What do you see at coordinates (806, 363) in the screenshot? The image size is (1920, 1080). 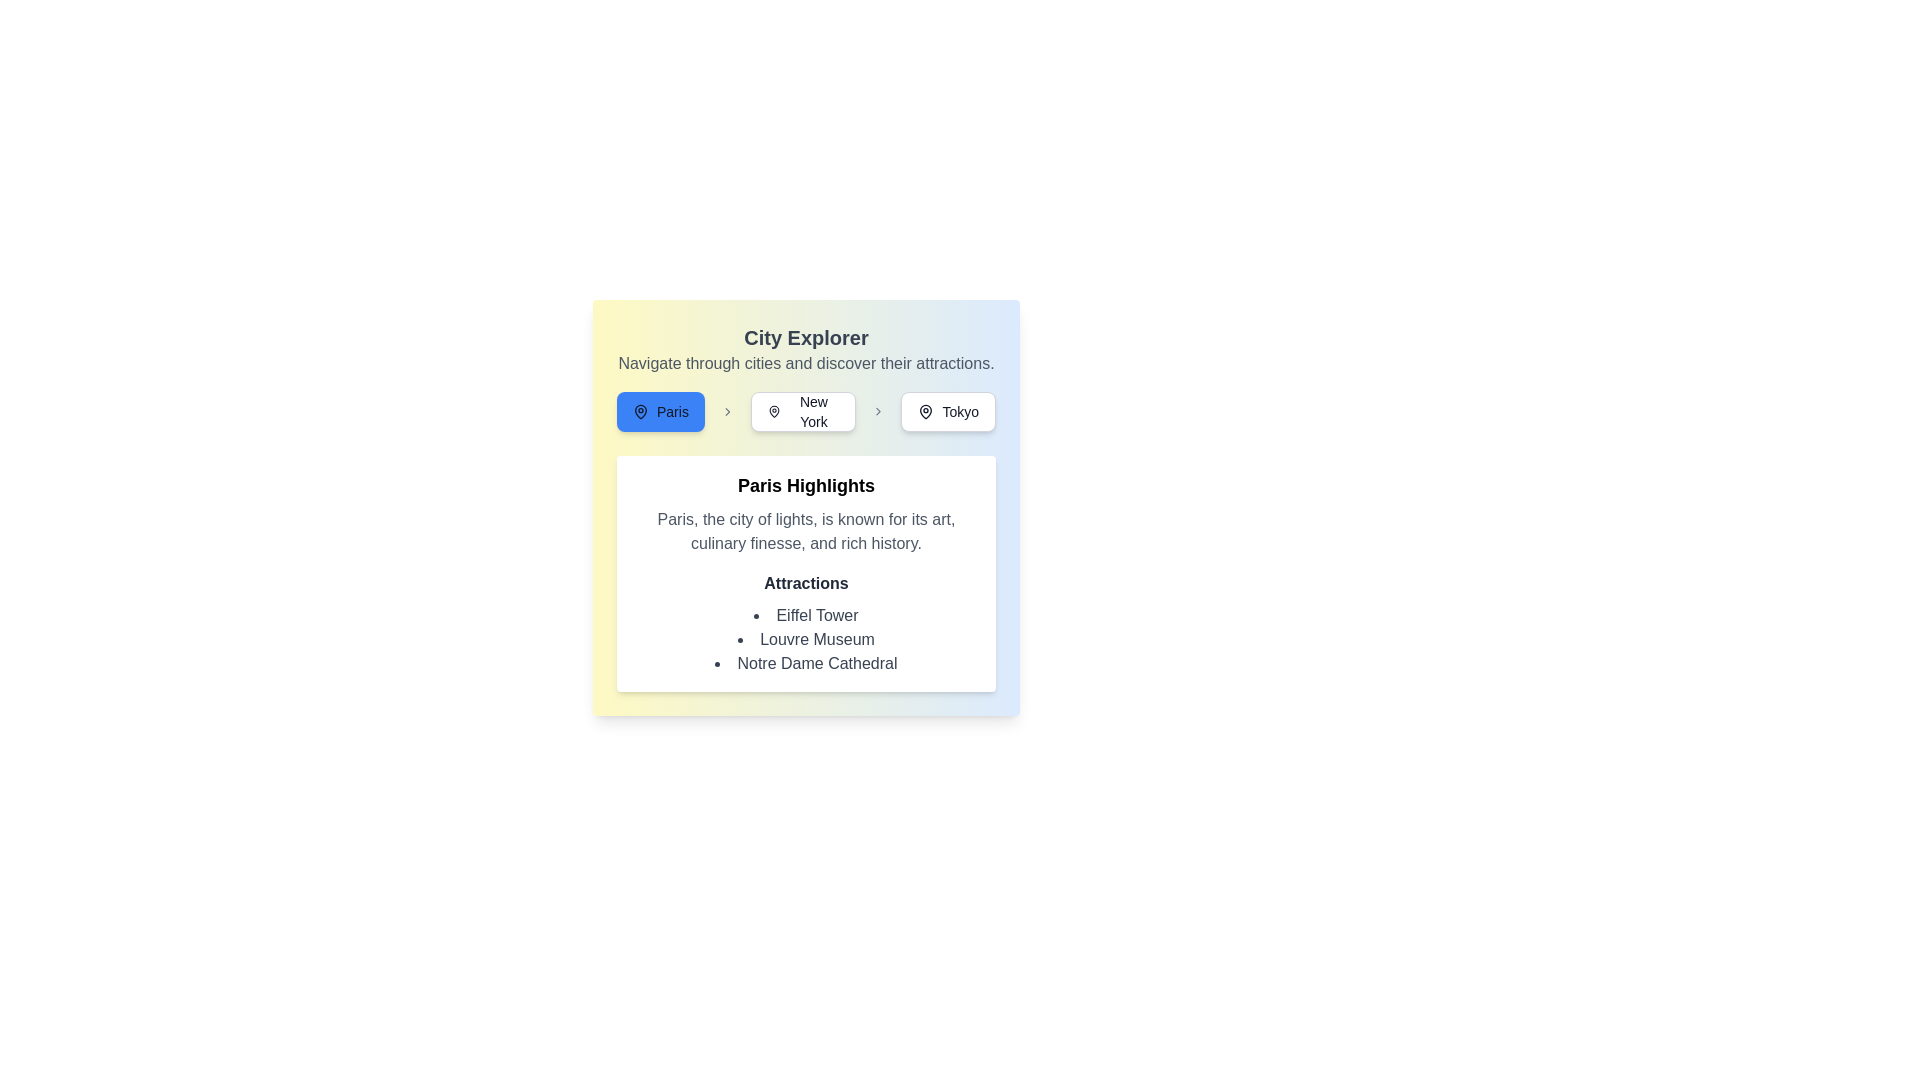 I see `the text element displaying 'Navigate through cities and discover their attractions.' which is located beneath the 'City Explorer' header and is center-aligned` at bounding box center [806, 363].